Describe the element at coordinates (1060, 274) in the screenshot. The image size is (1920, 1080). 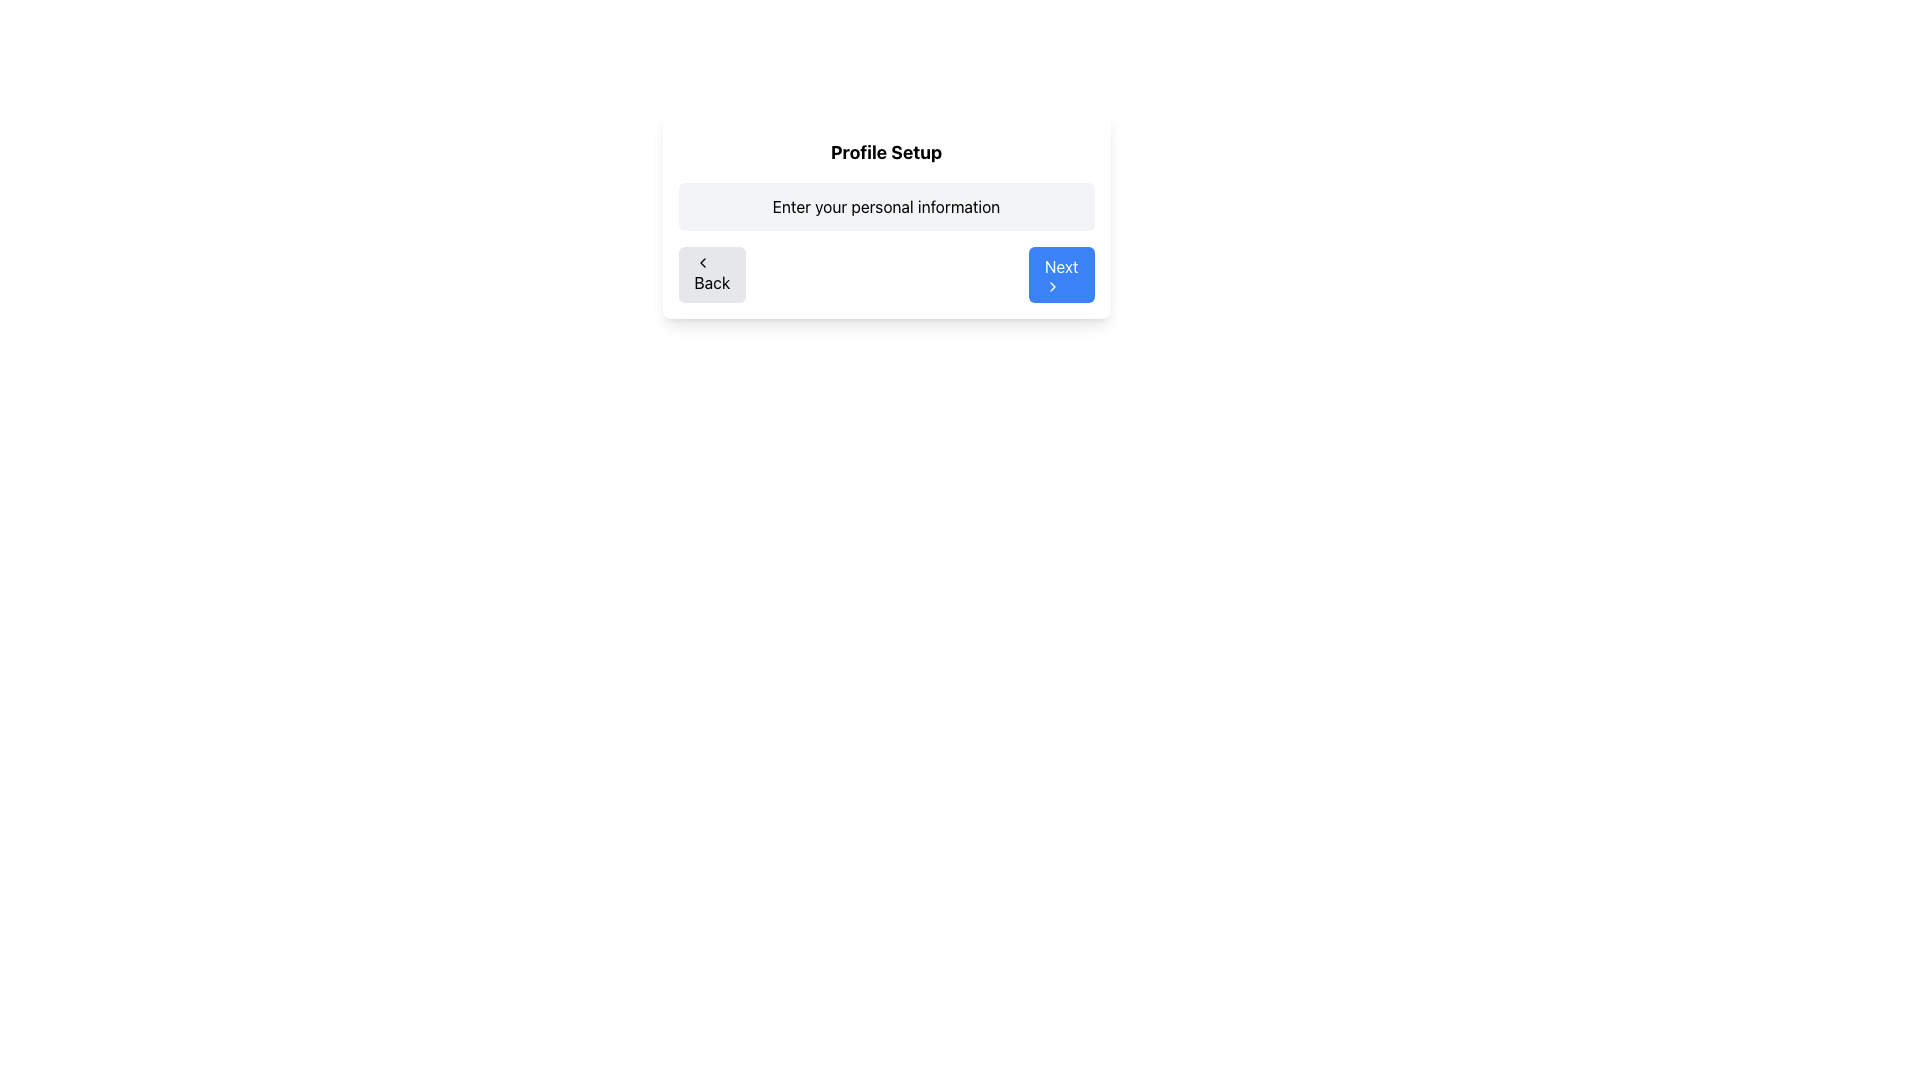
I see `the blue rectangular button labeled 'Next' with a right arrow icon to proceed to the next step` at that location.